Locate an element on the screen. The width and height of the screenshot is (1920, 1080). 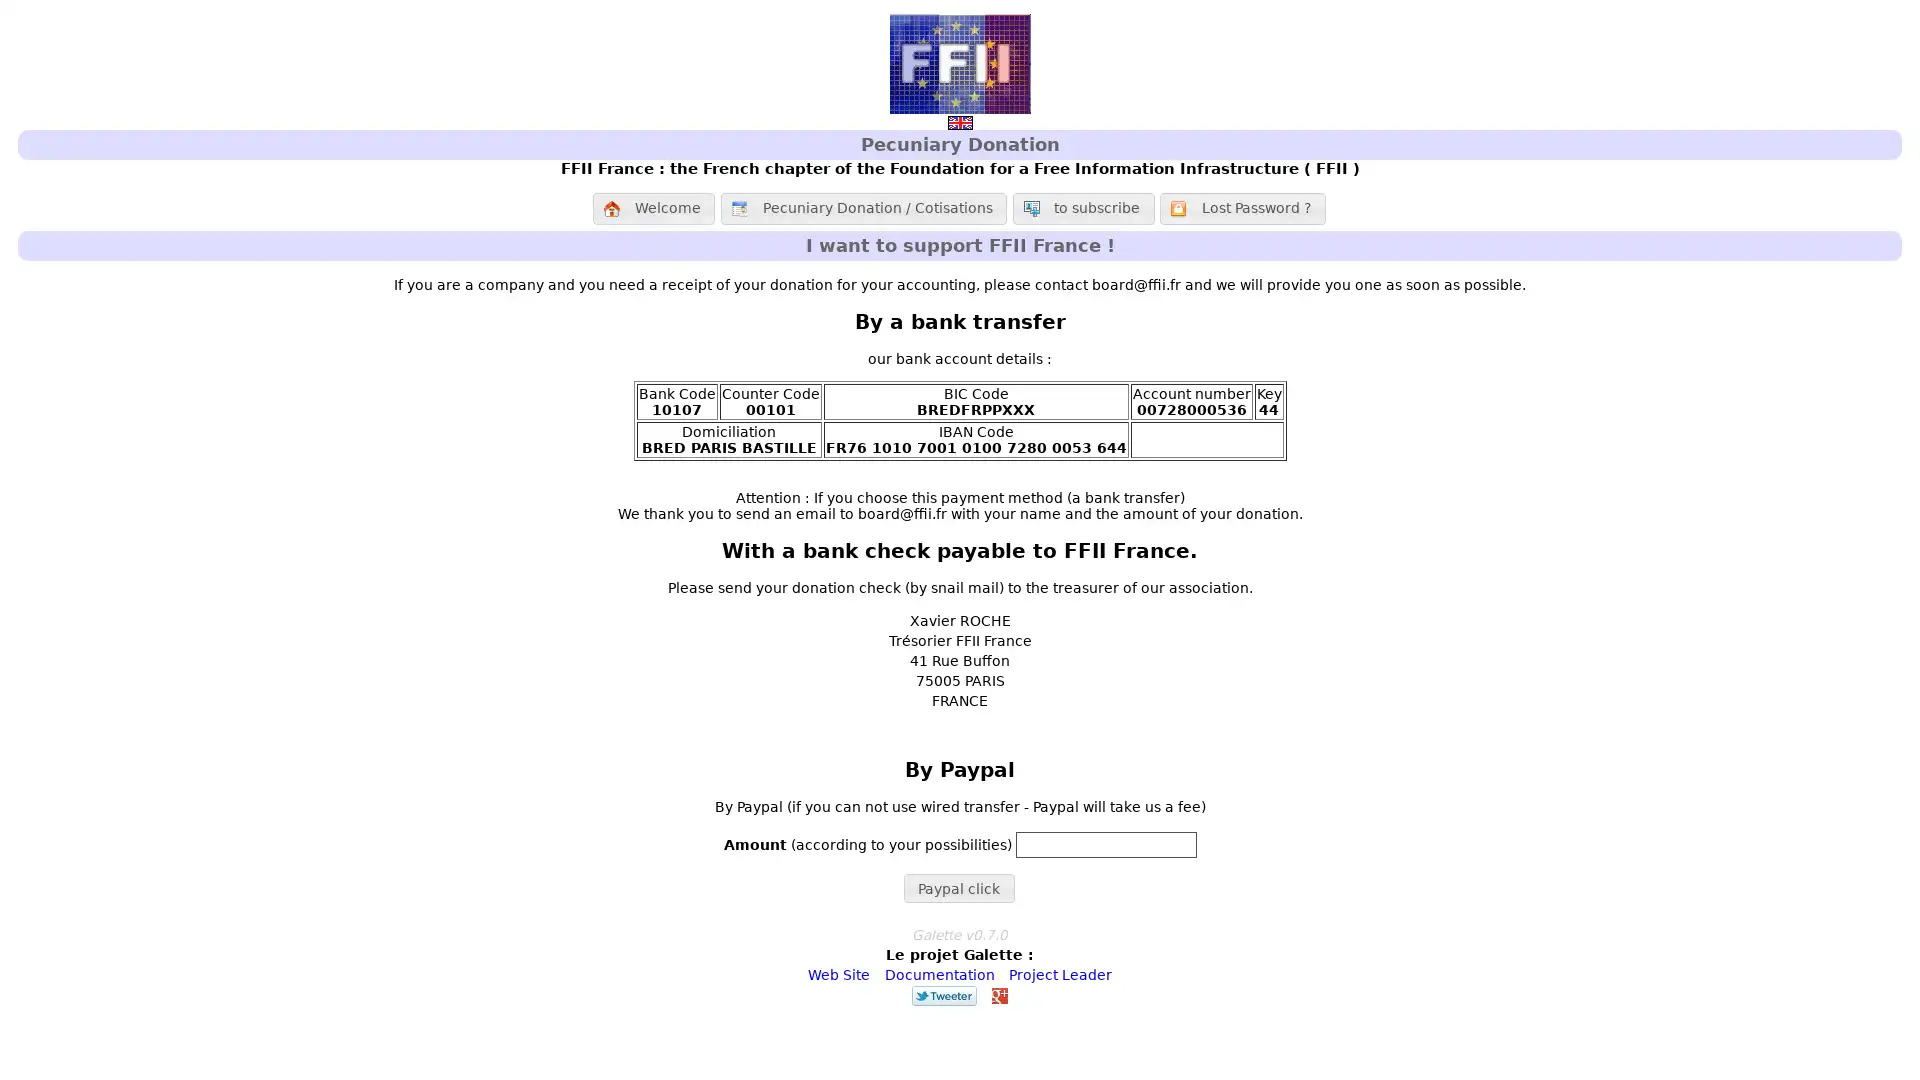
Lost Password ? is located at coordinates (1241, 208).